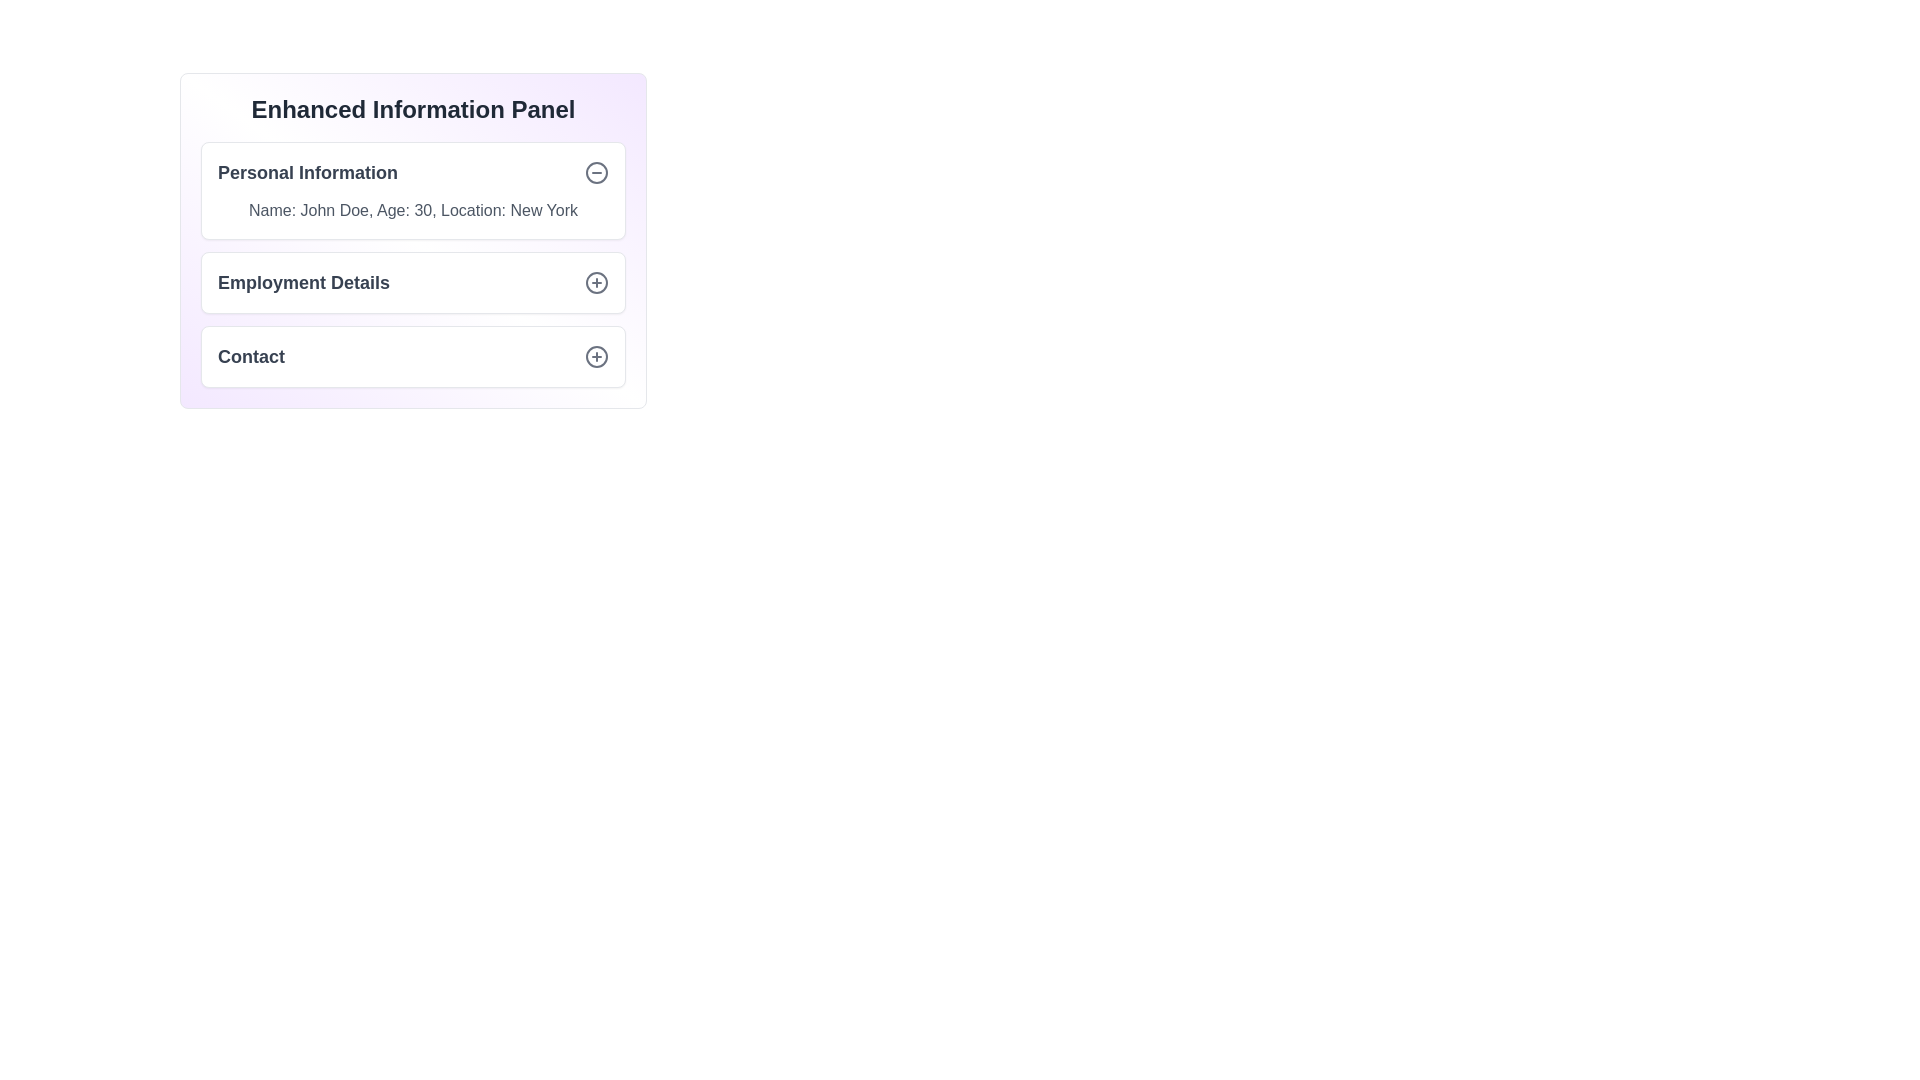 The image size is (1920, 1080). Describe the element at coordinates (595, 282) in the screenshot. I see `the icon button` at that location.